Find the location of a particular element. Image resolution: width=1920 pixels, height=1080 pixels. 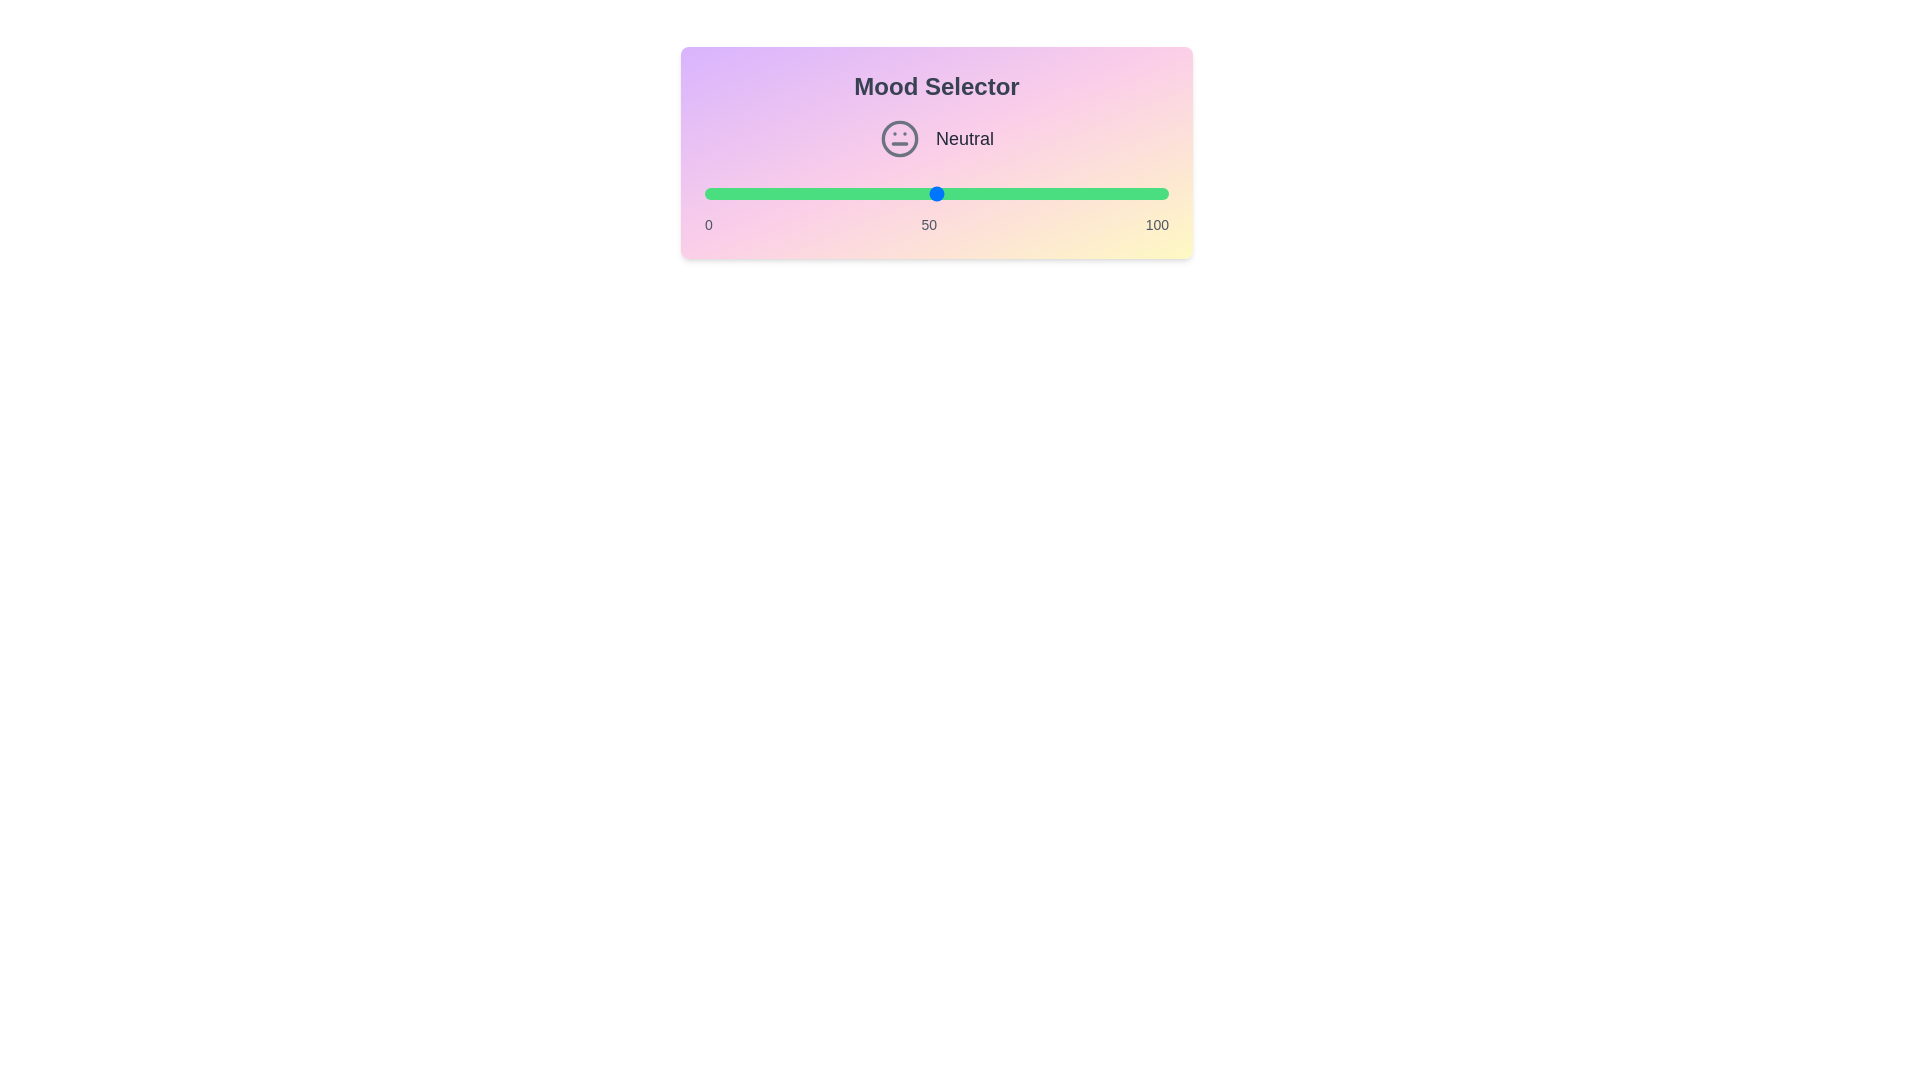

the mood value to 73 by adjusting the slider is located at coordinates (1042, 193).